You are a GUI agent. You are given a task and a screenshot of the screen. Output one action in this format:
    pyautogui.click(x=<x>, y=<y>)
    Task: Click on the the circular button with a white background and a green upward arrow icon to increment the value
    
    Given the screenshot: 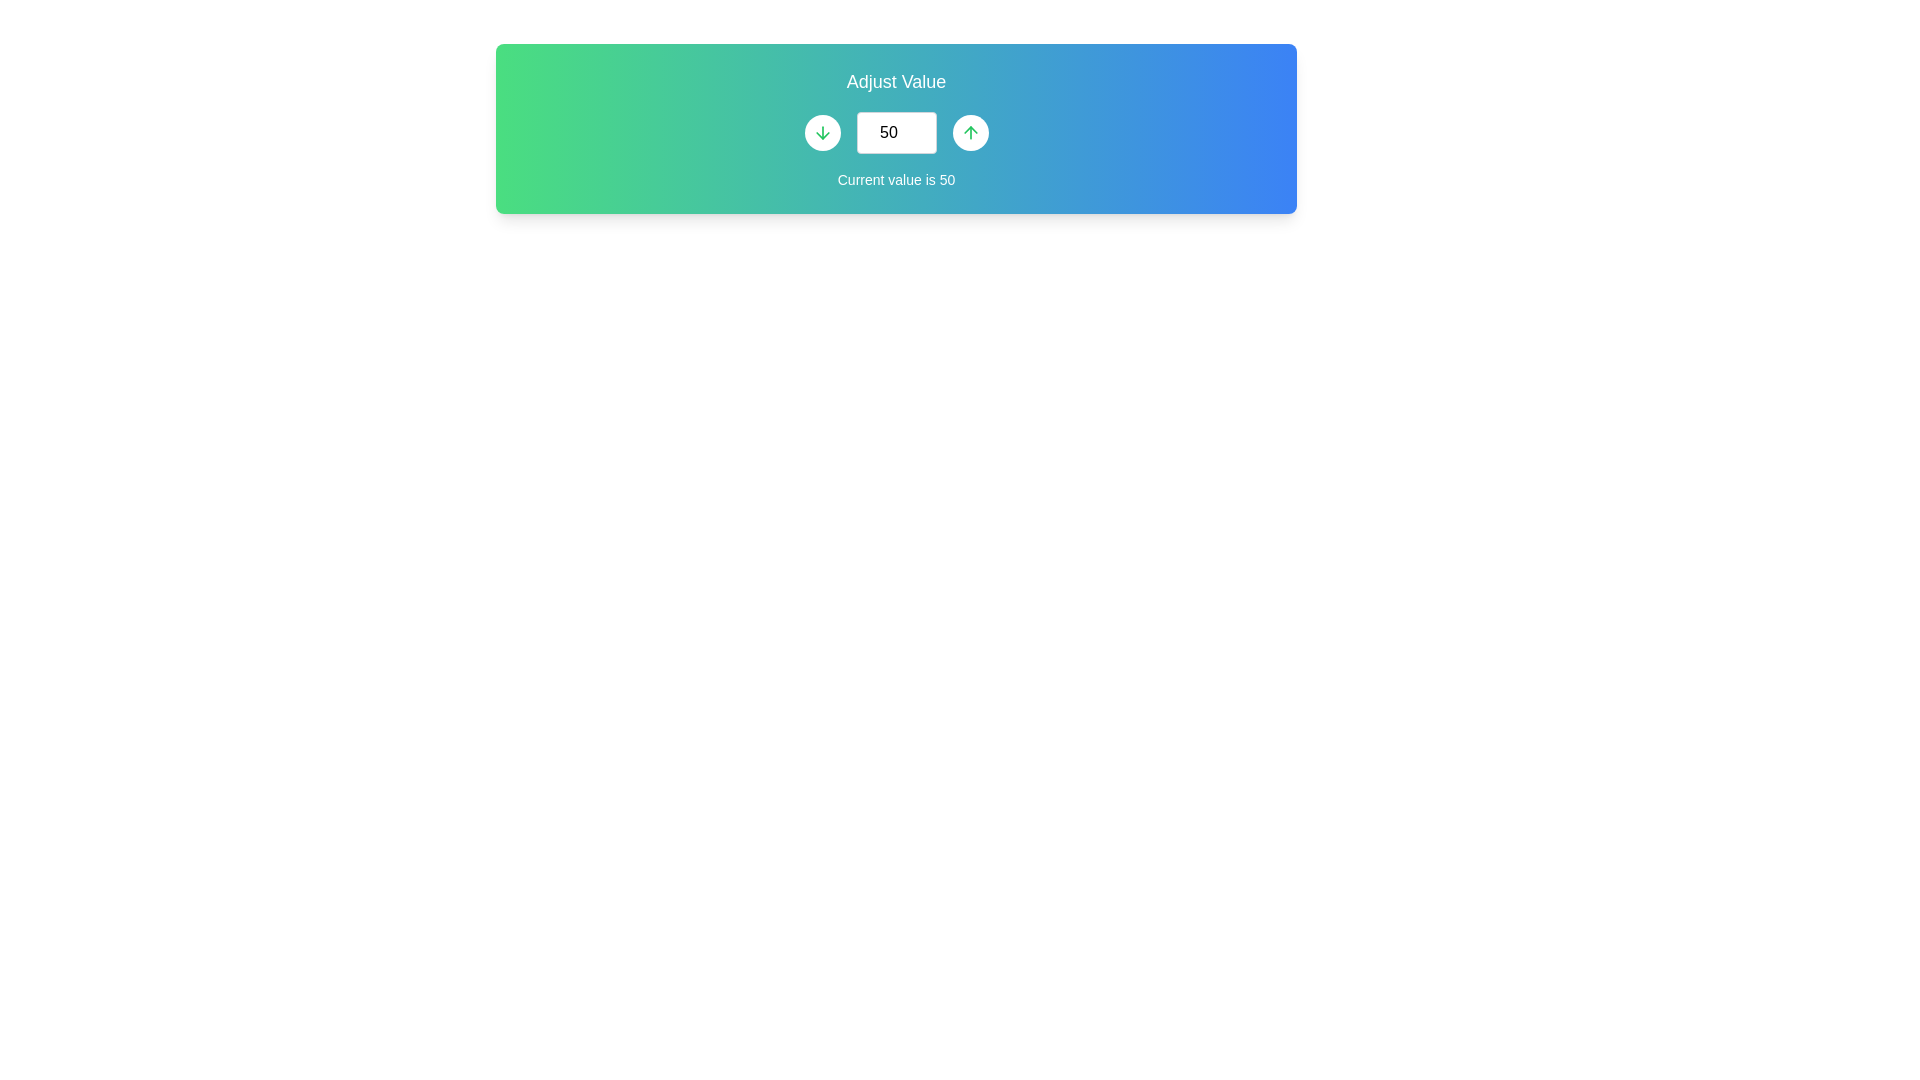 What is the action you would take?
    pyautogui.click(x=970, y=132)
    